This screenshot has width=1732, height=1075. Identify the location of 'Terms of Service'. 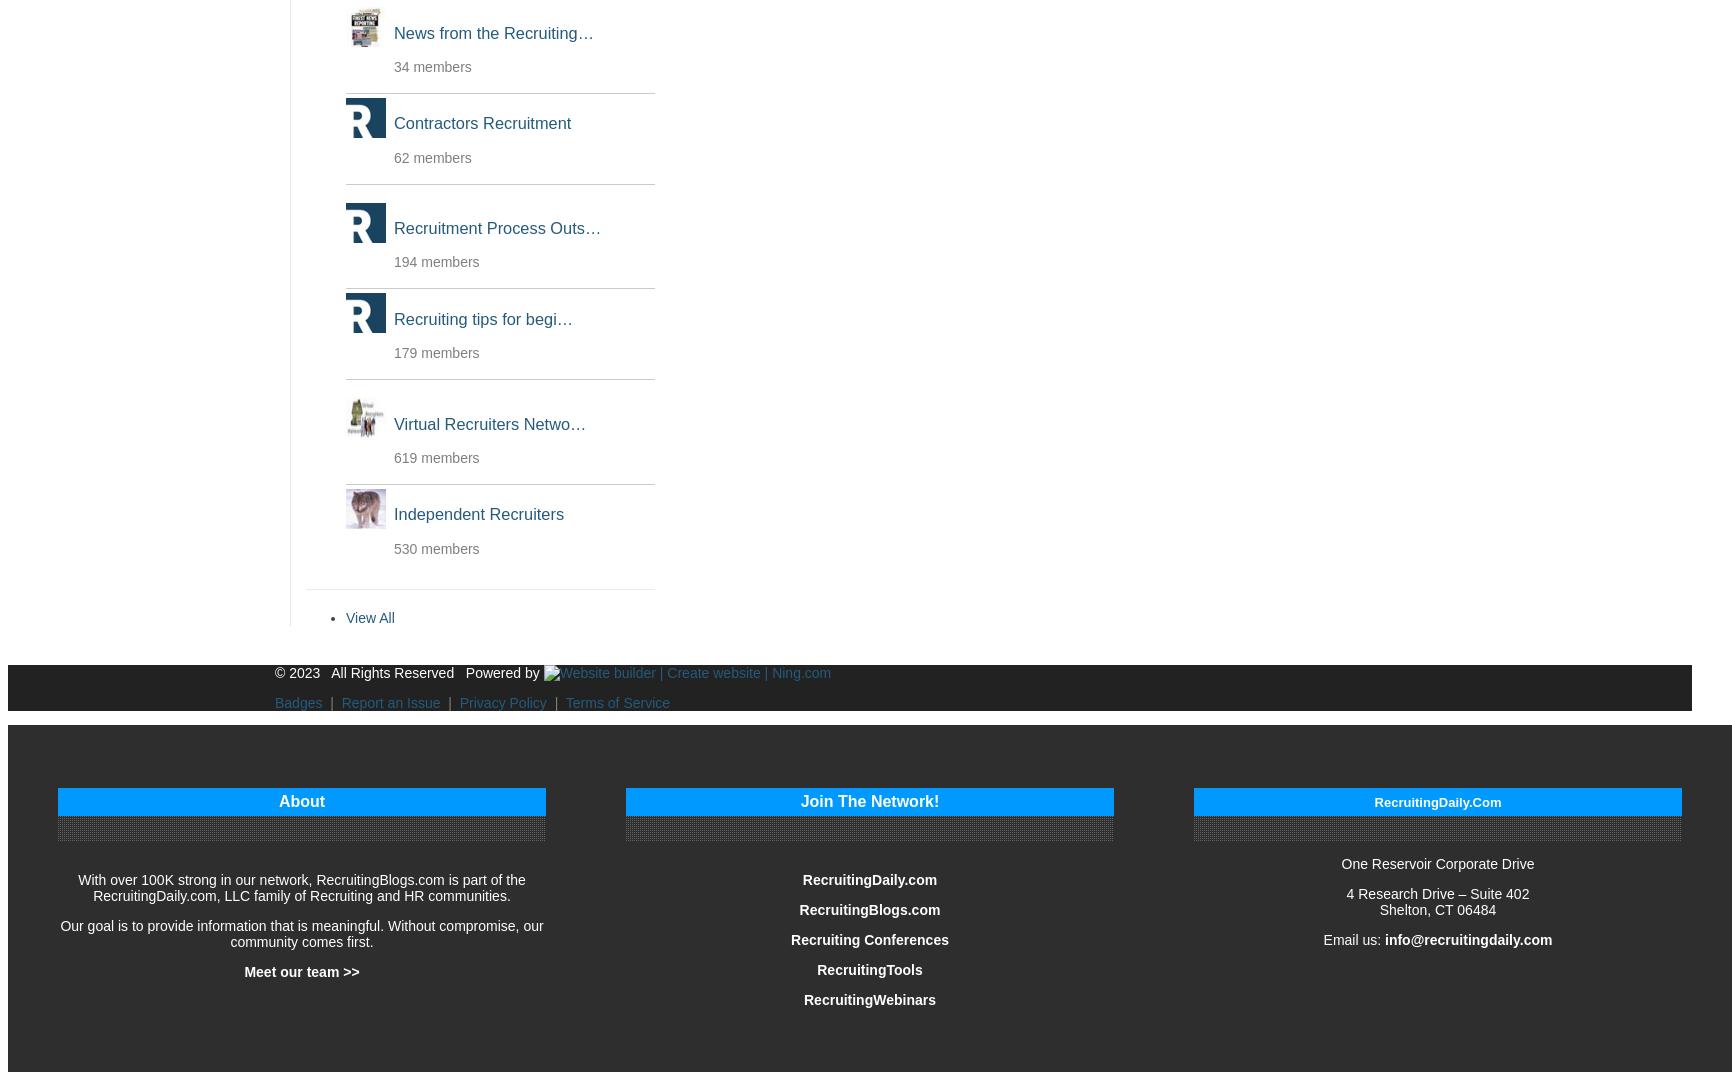
(617, 700).